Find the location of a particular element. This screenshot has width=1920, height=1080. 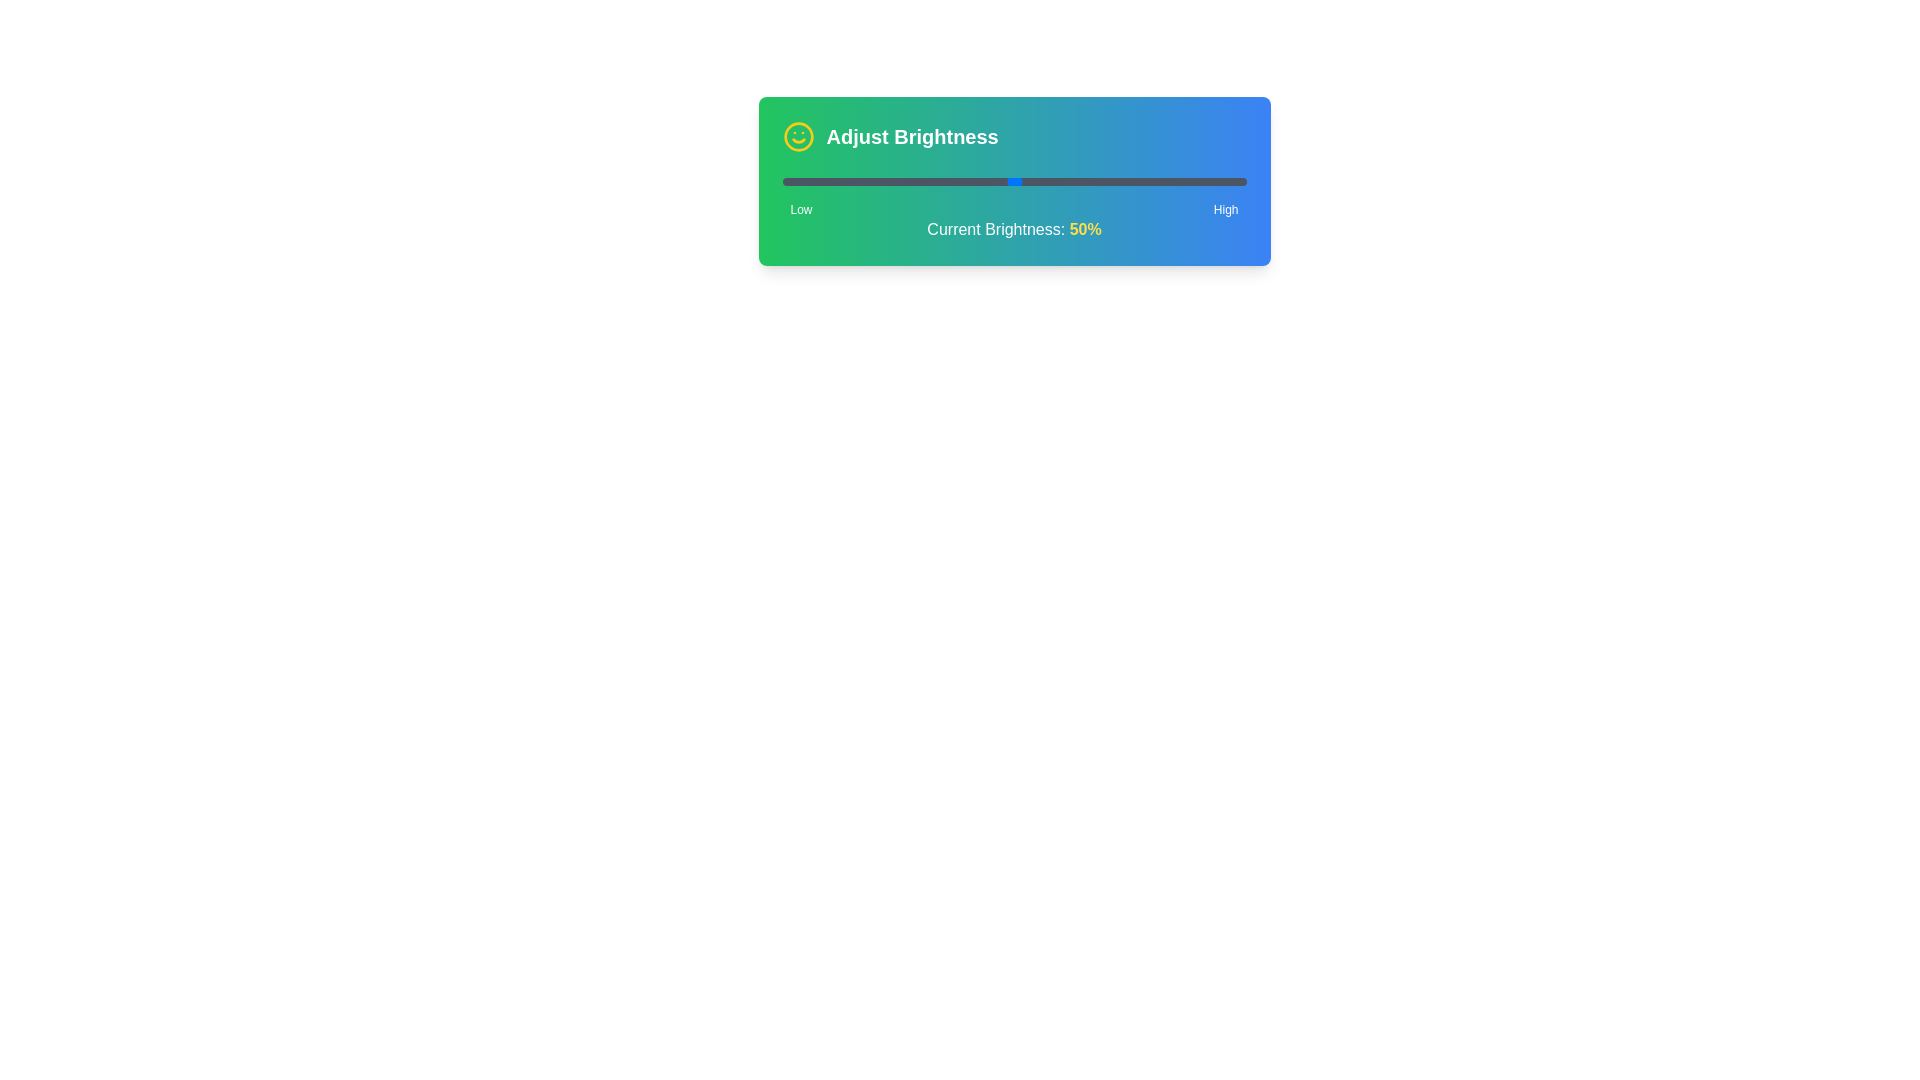

the brightness level to 3% using the slider is located at coordinates (795, 181).